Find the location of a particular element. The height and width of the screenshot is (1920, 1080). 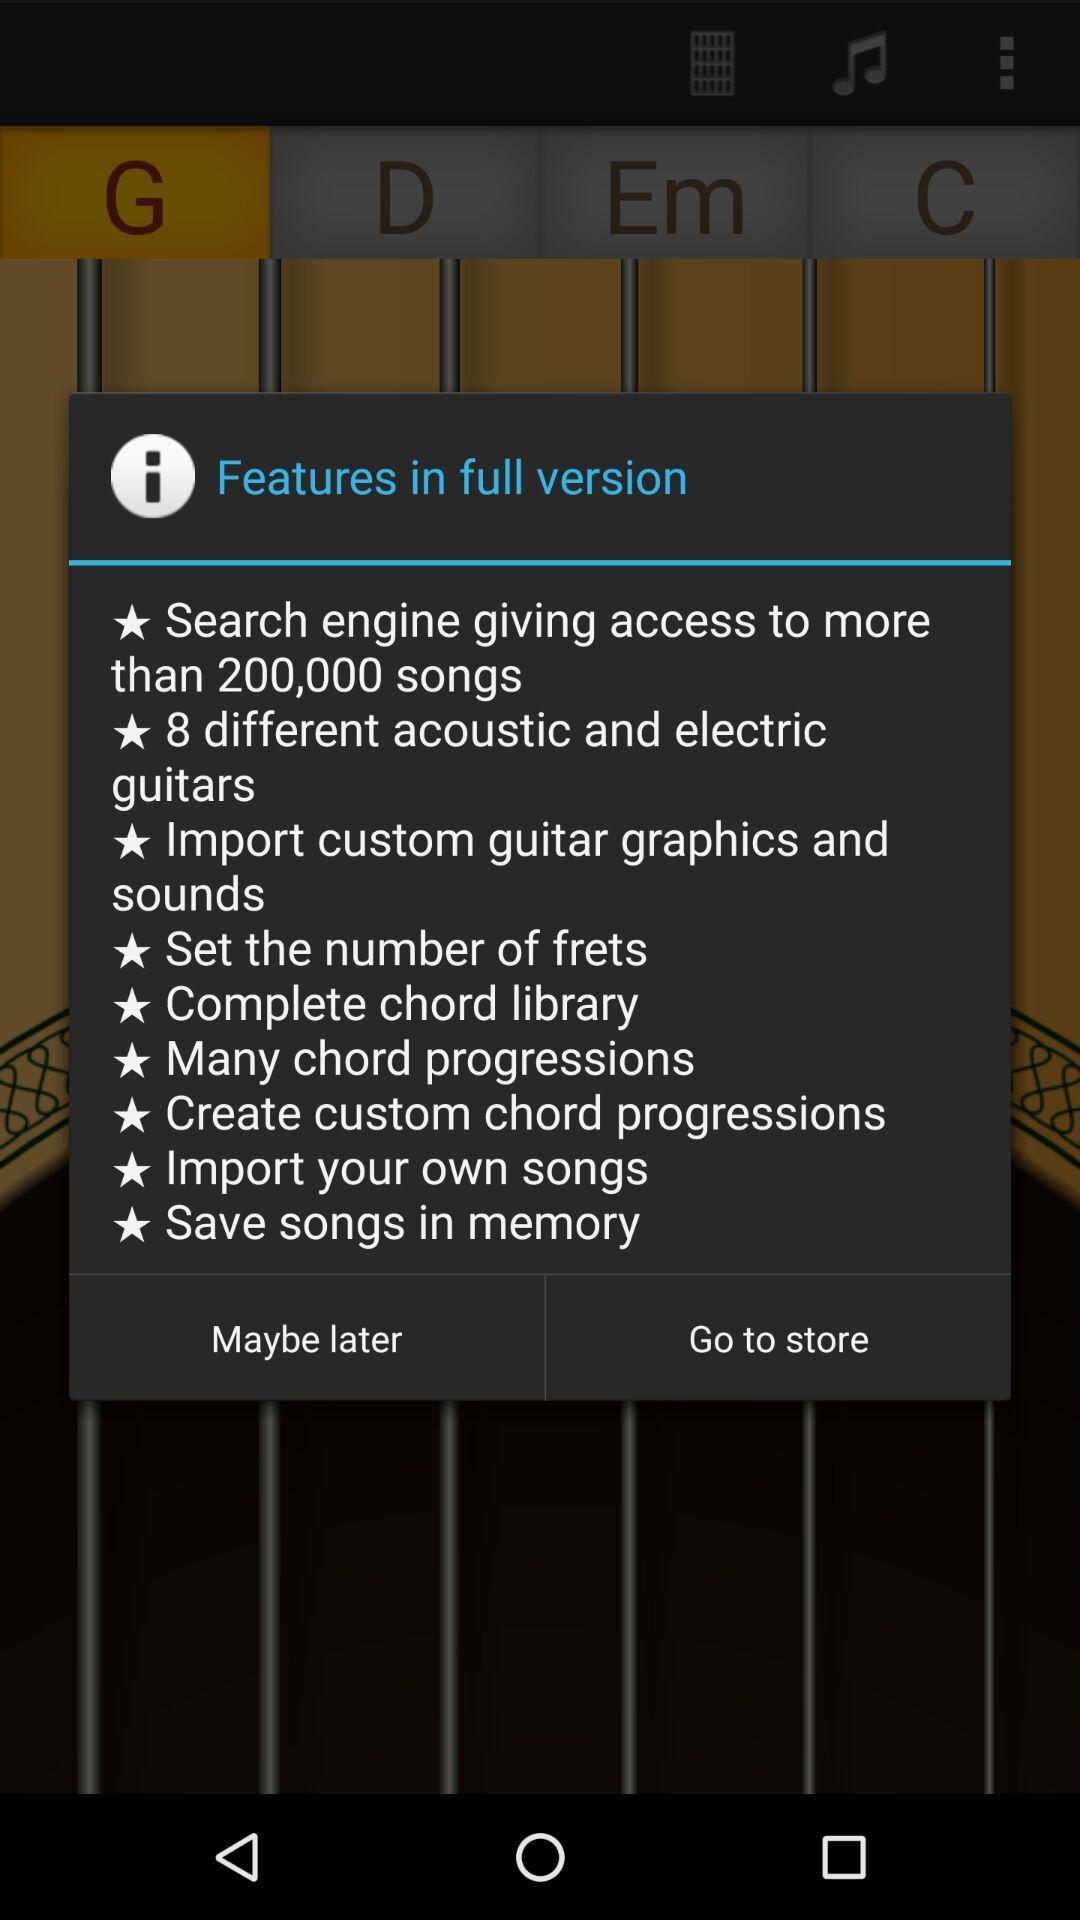

icon next to the maybe later icon is located at coordinates (777, 1338).